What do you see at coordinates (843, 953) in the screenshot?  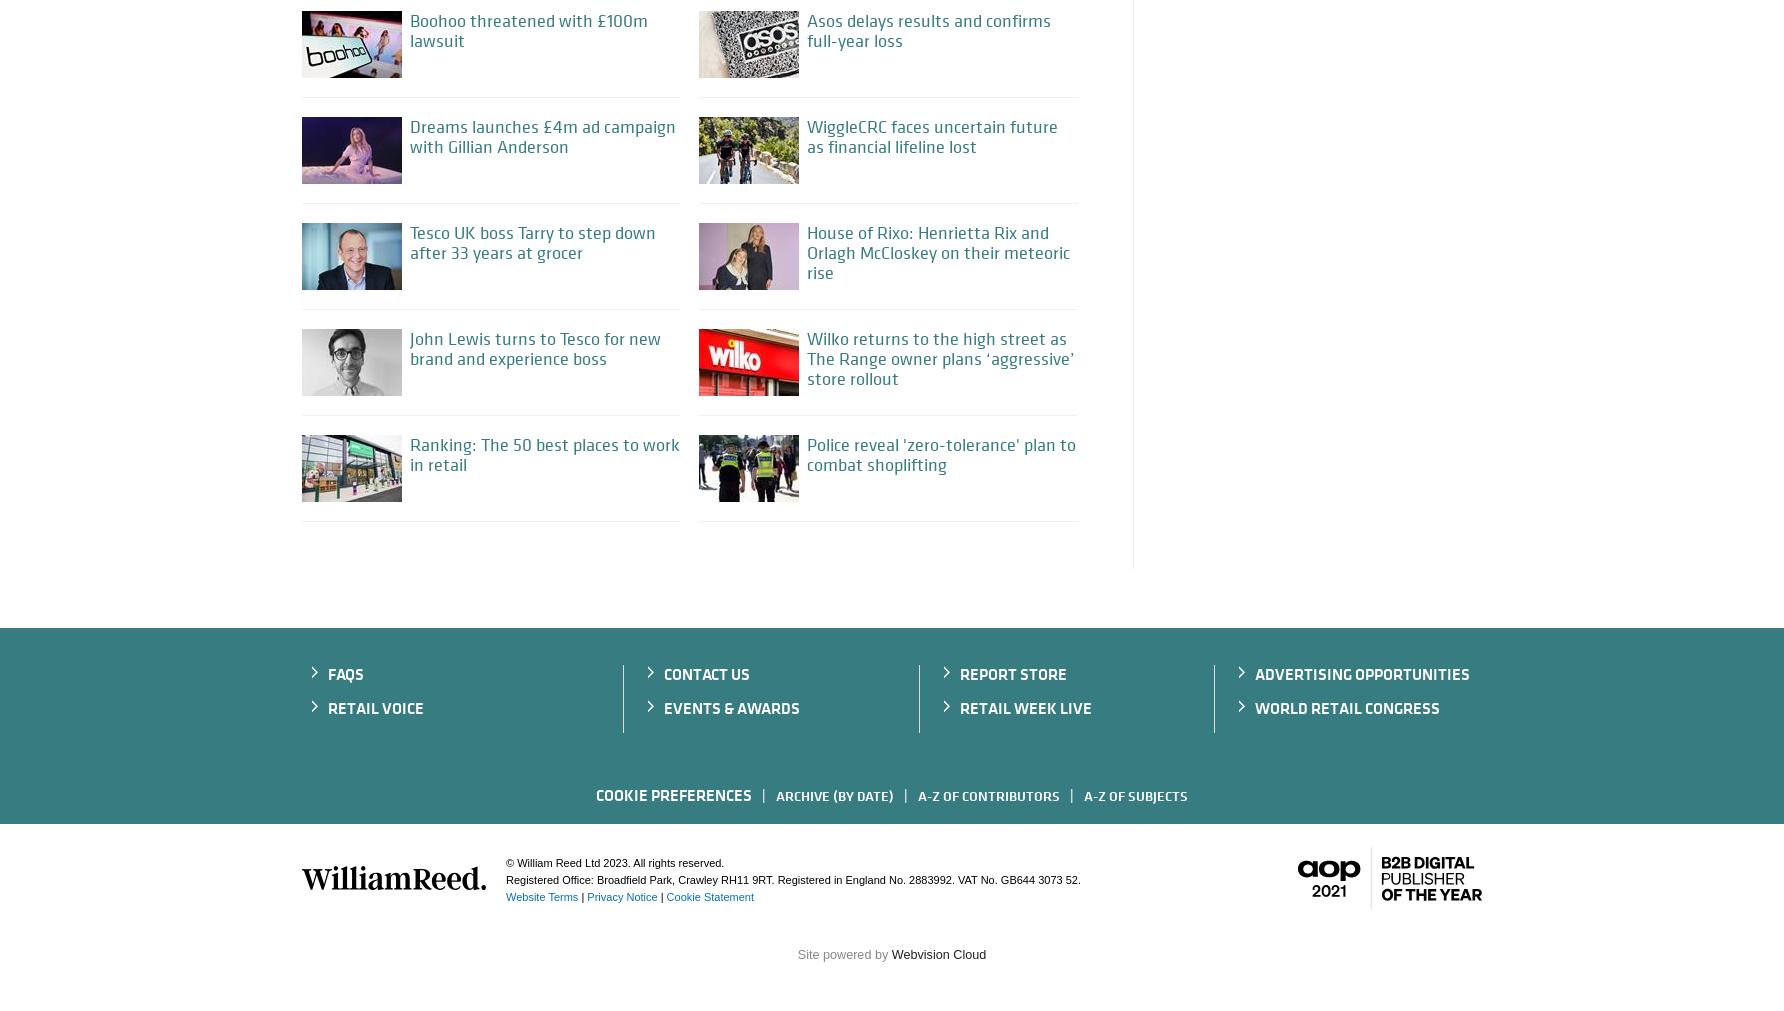 I see `'Site powered by'` at bounding box center [843, 953].